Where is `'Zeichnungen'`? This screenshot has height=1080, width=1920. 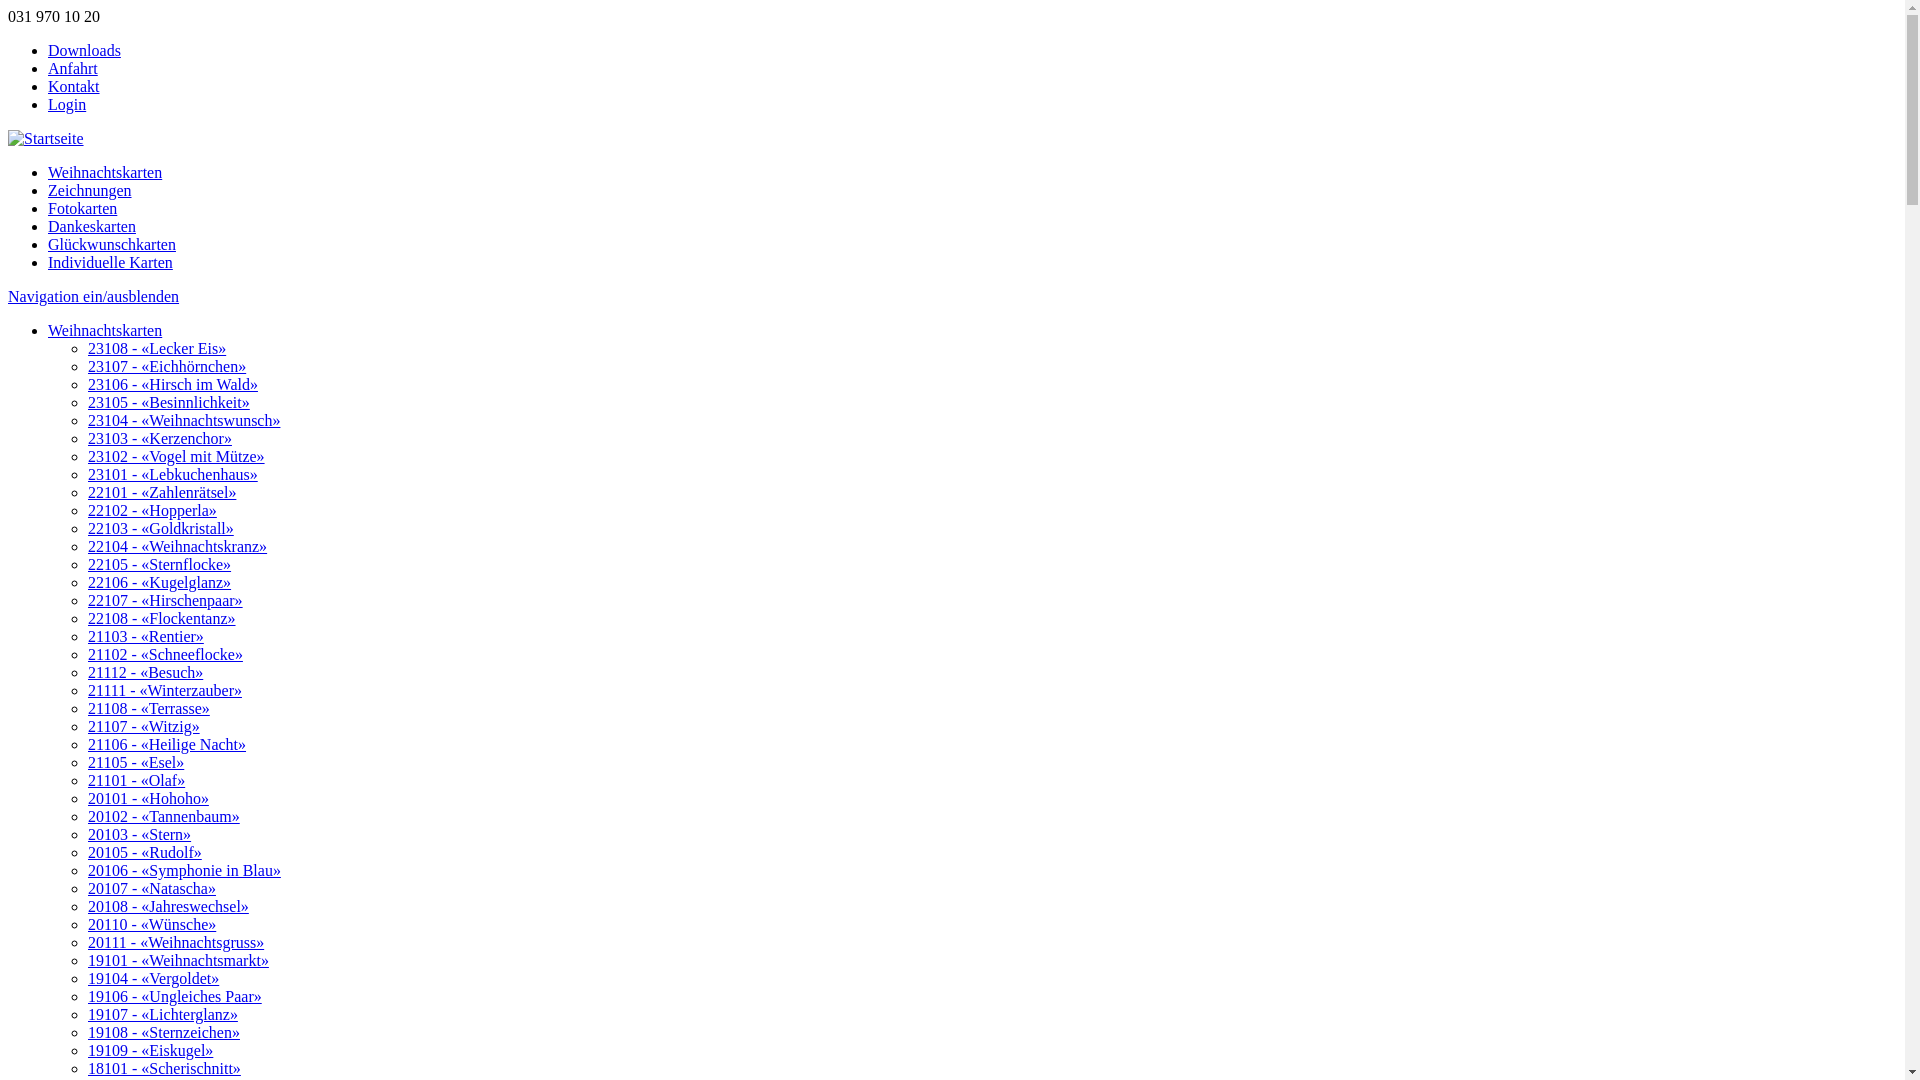
'Zeichnungen' is located at coordinates (89, 190).